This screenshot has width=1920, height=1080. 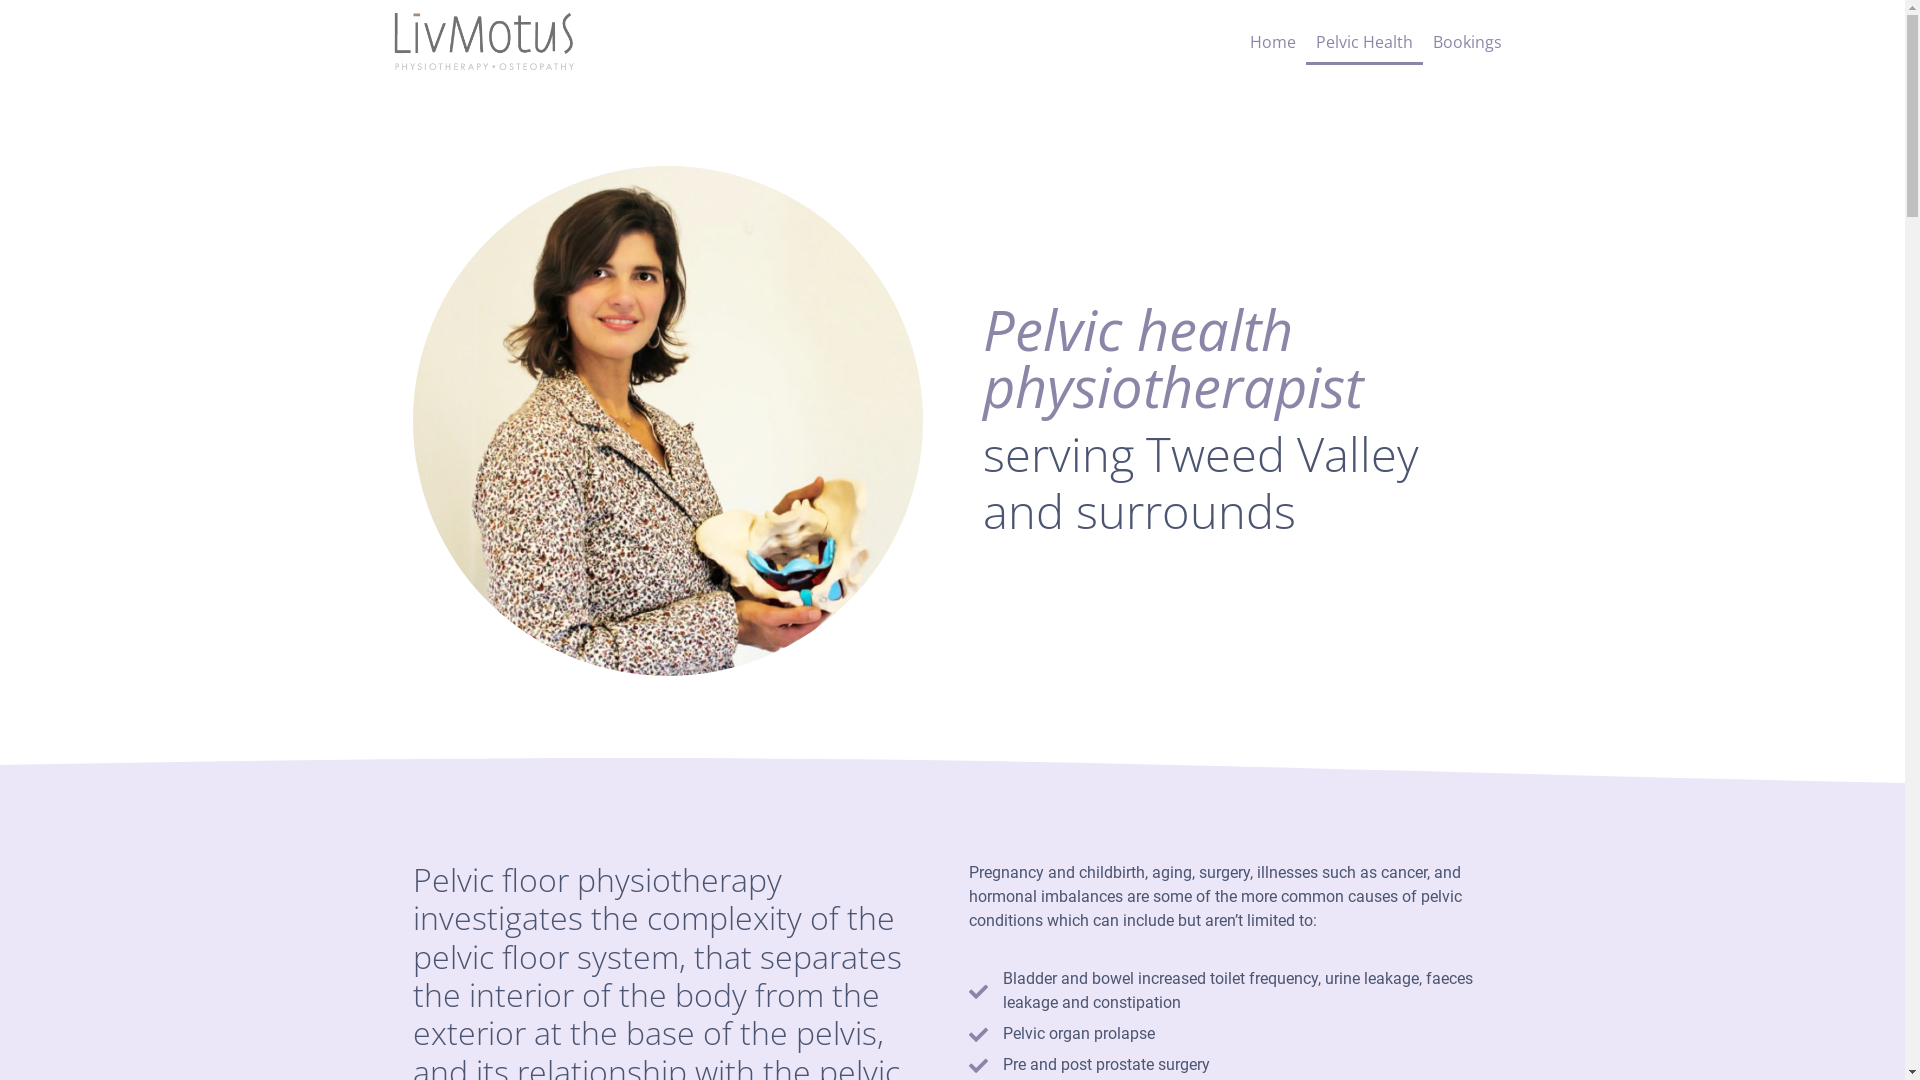 I want to click on 'Bookings', so click(x=1467, y=42).